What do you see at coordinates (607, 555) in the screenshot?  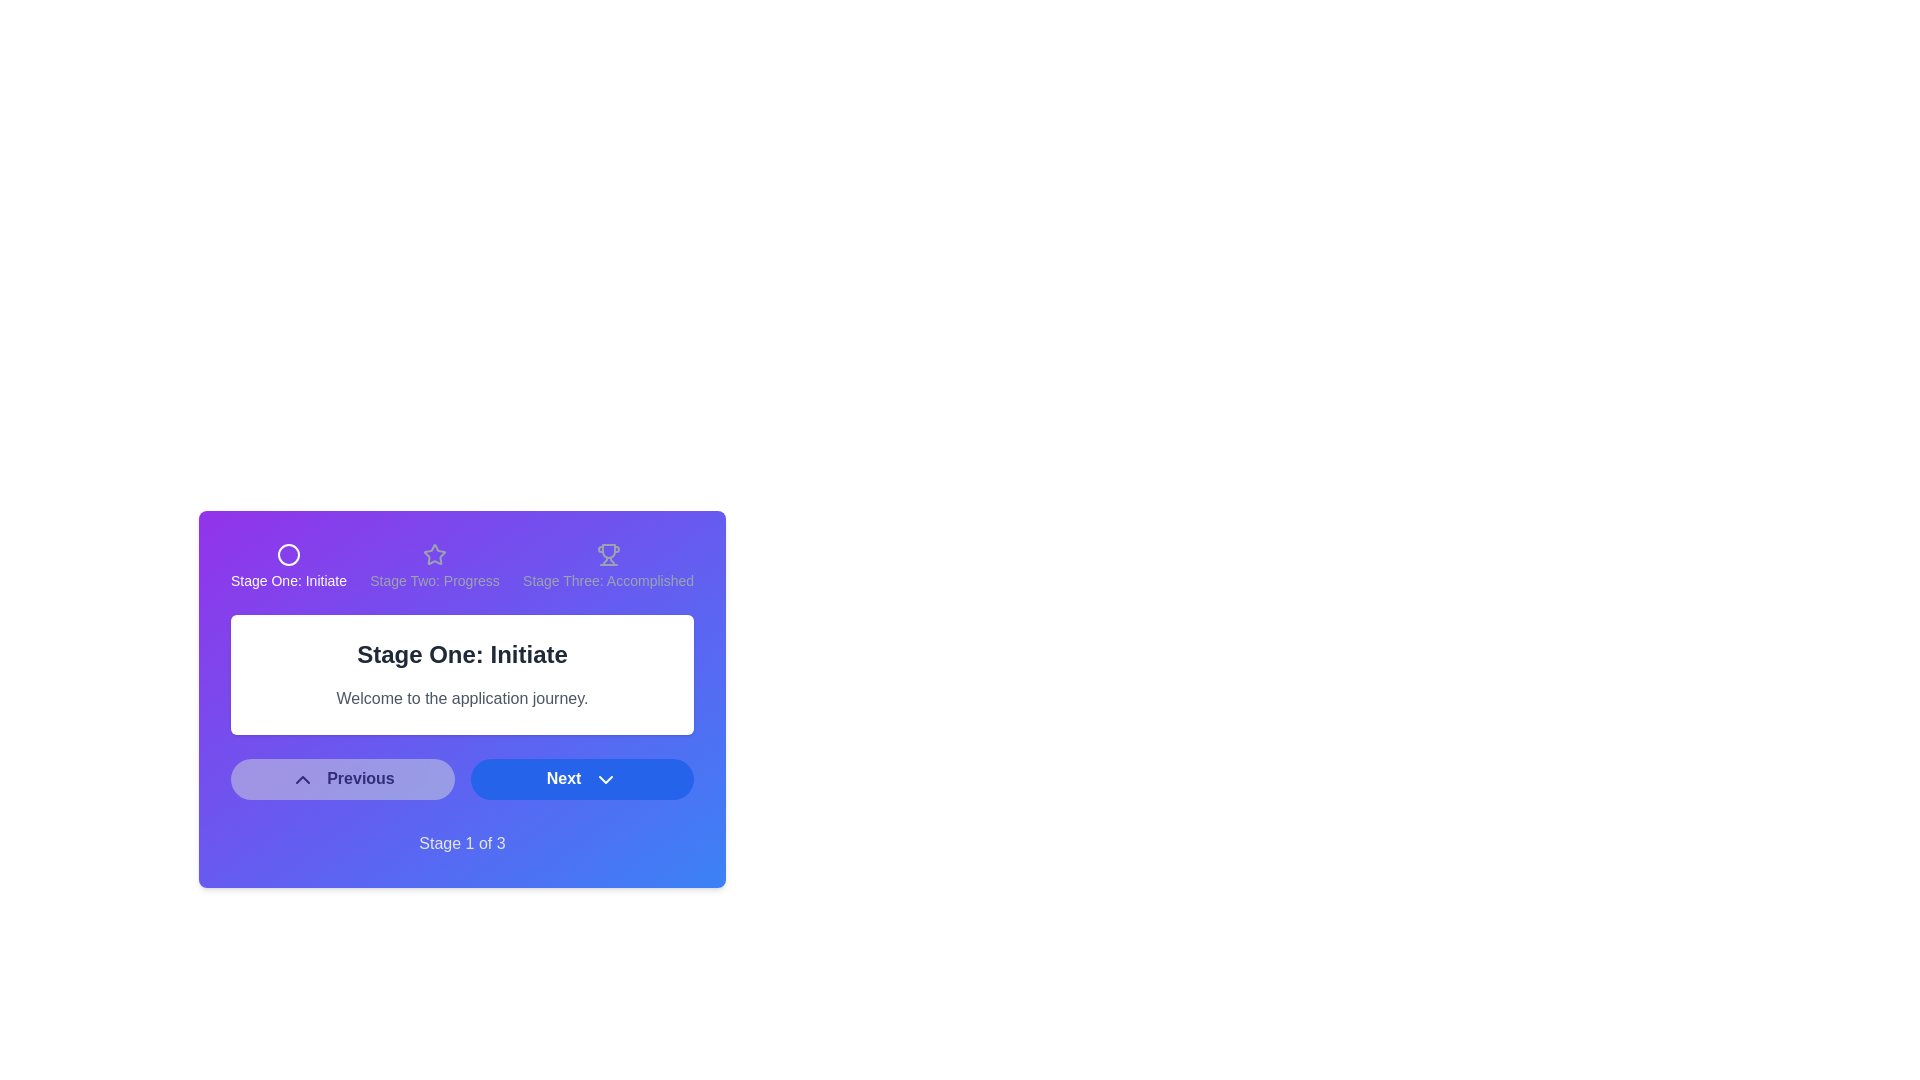 I see `the trophy icon representing the third stage of the multi-step process, which is positioned above the label 'Stage Three: Accomplished'` at bounding box center [607, 555].